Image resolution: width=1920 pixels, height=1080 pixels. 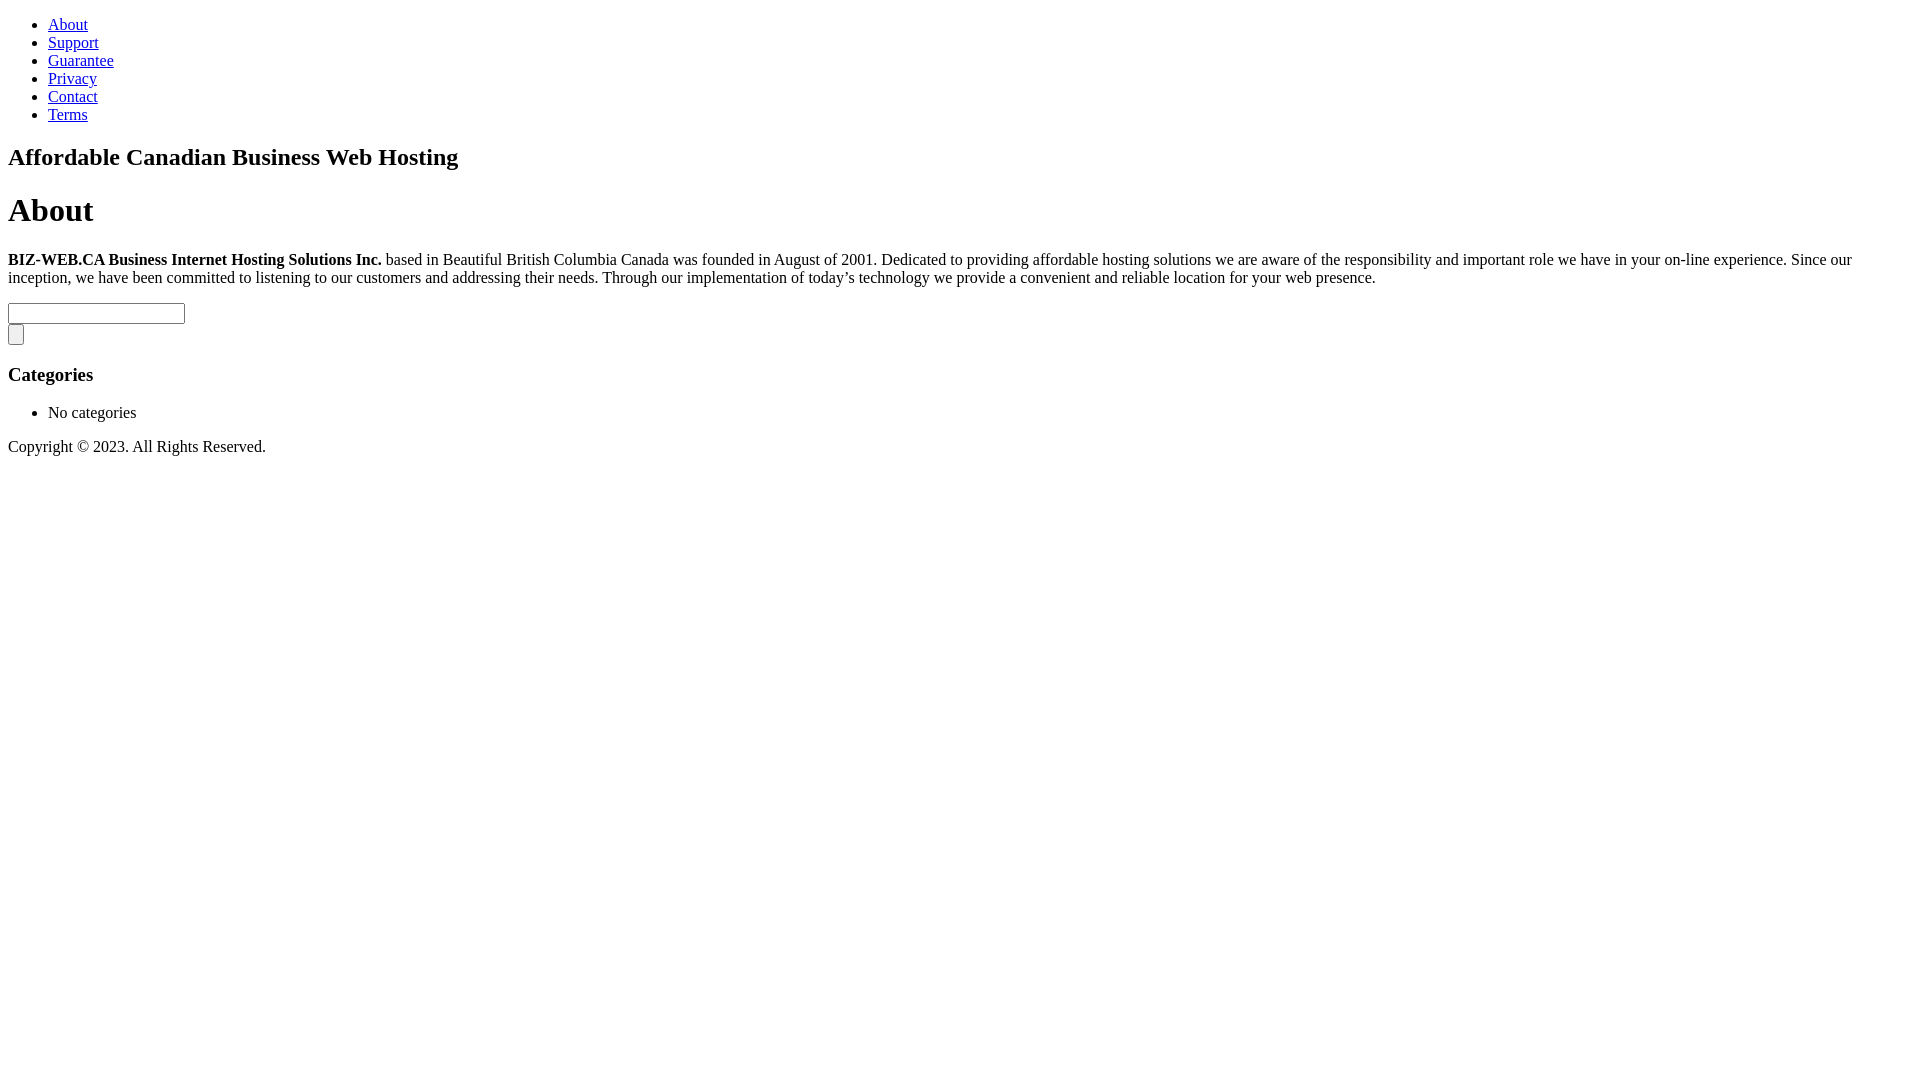 What do you see at coordinates (67, 114) in the screenshot?
I see `'Terms'` at bounding box center [67, 114].